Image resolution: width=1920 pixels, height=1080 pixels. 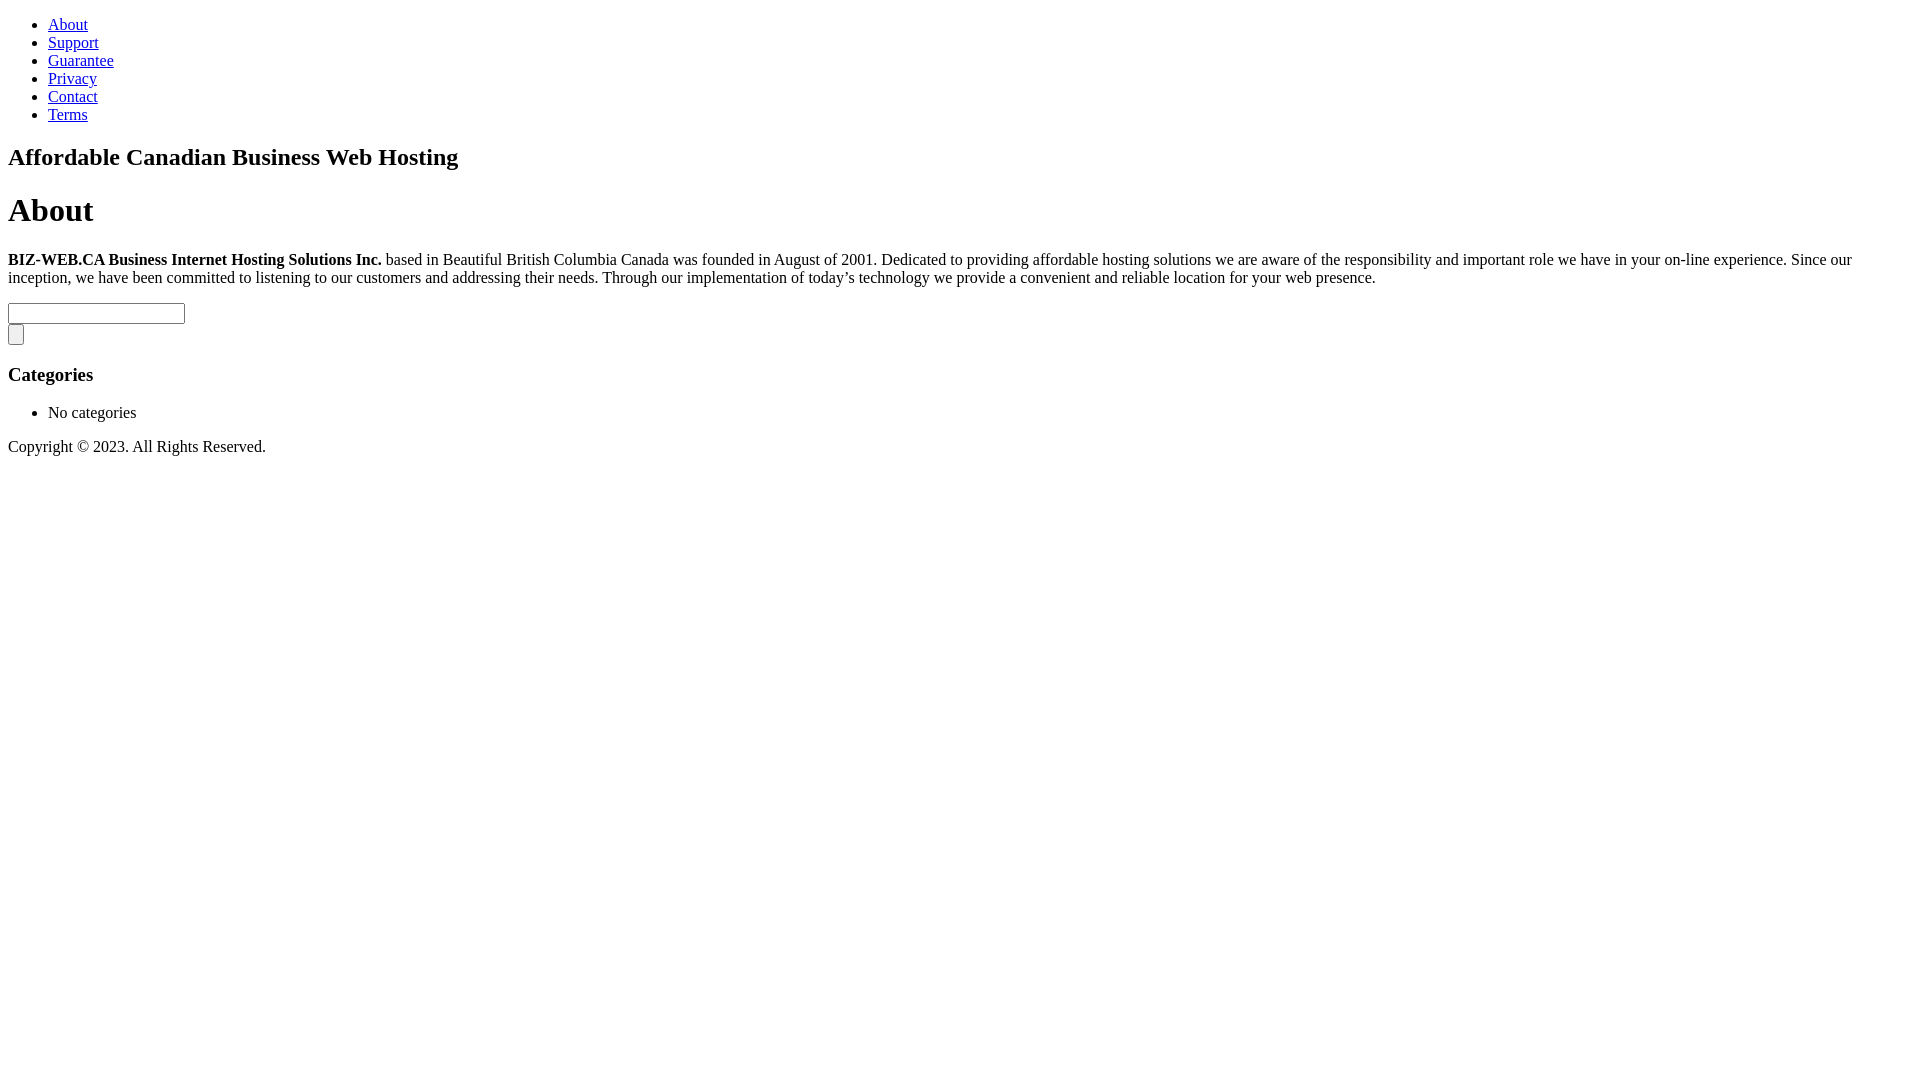 What do you see at coordinates (67, 114) in the screenshot?
I see `'Terms'` at bounding box center [67, 114].